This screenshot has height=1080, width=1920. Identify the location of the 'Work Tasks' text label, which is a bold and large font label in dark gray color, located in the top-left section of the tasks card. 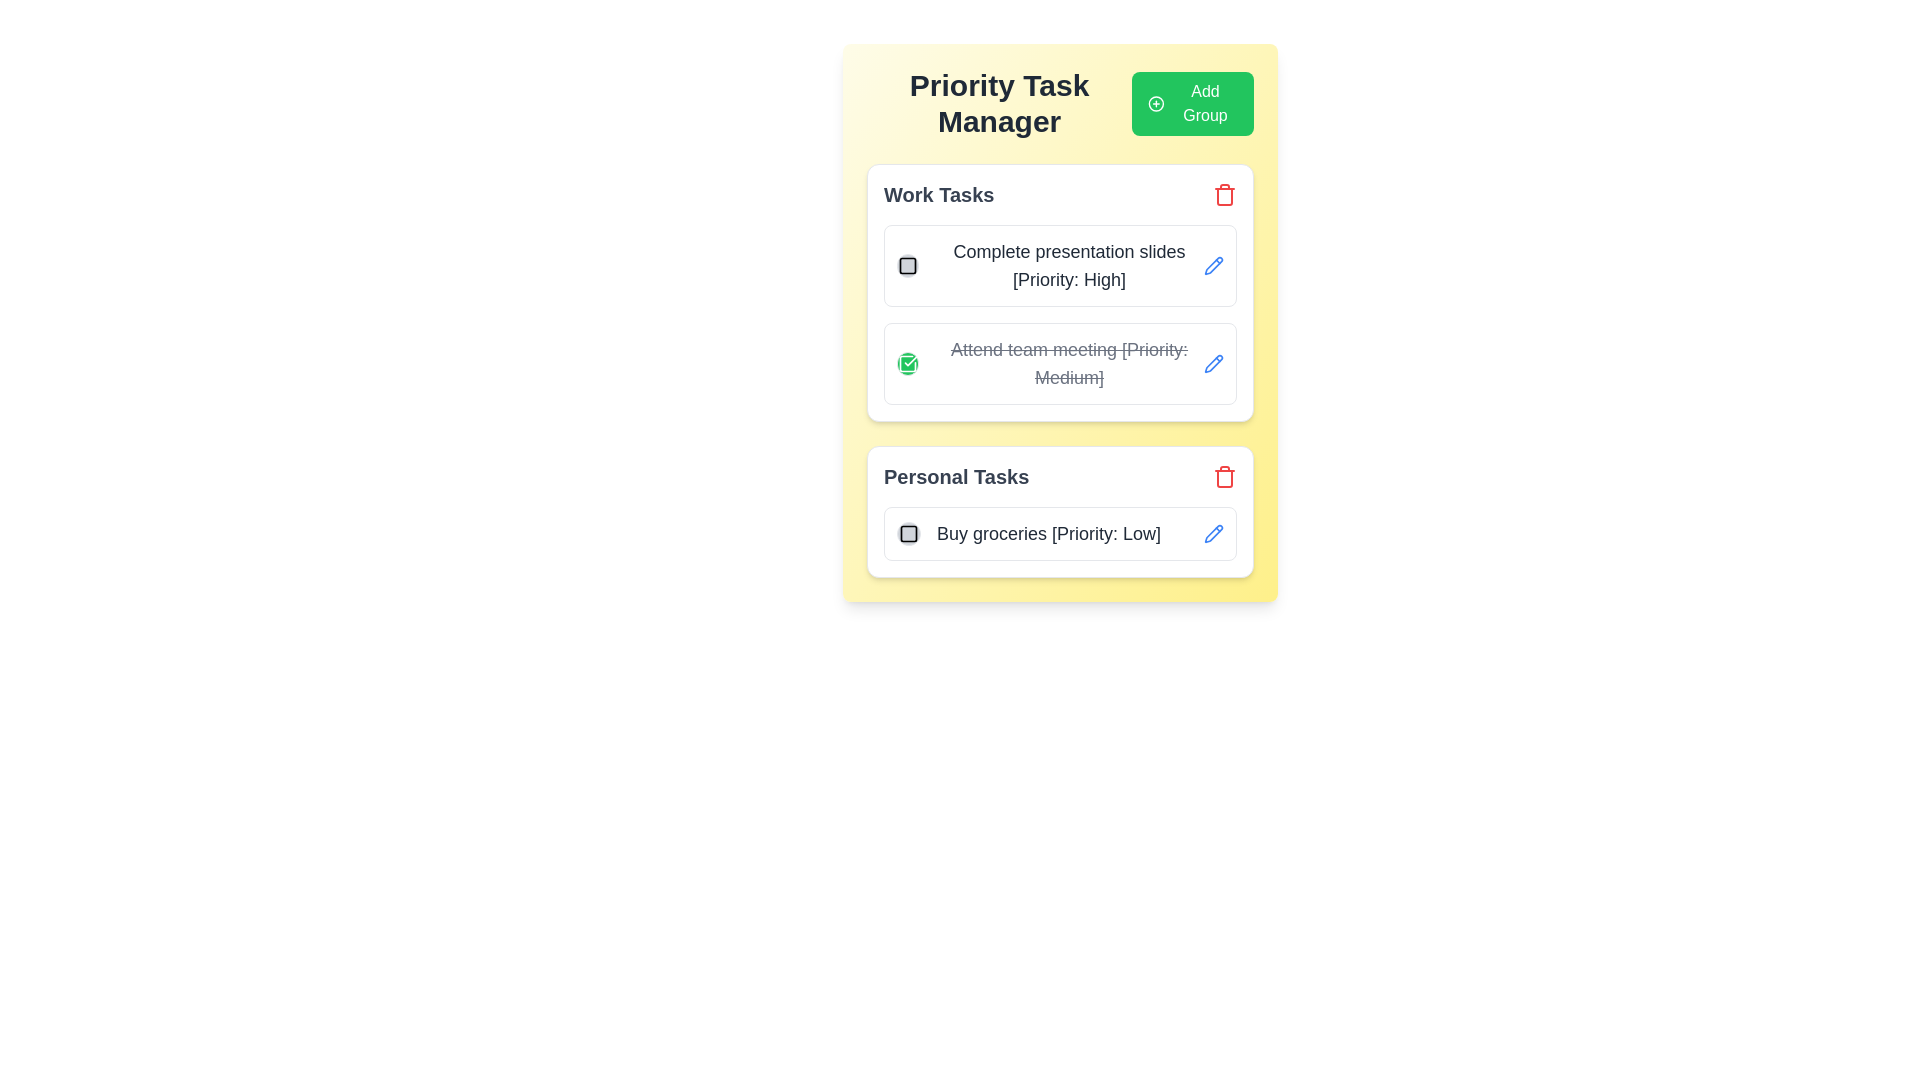
(938, 195).